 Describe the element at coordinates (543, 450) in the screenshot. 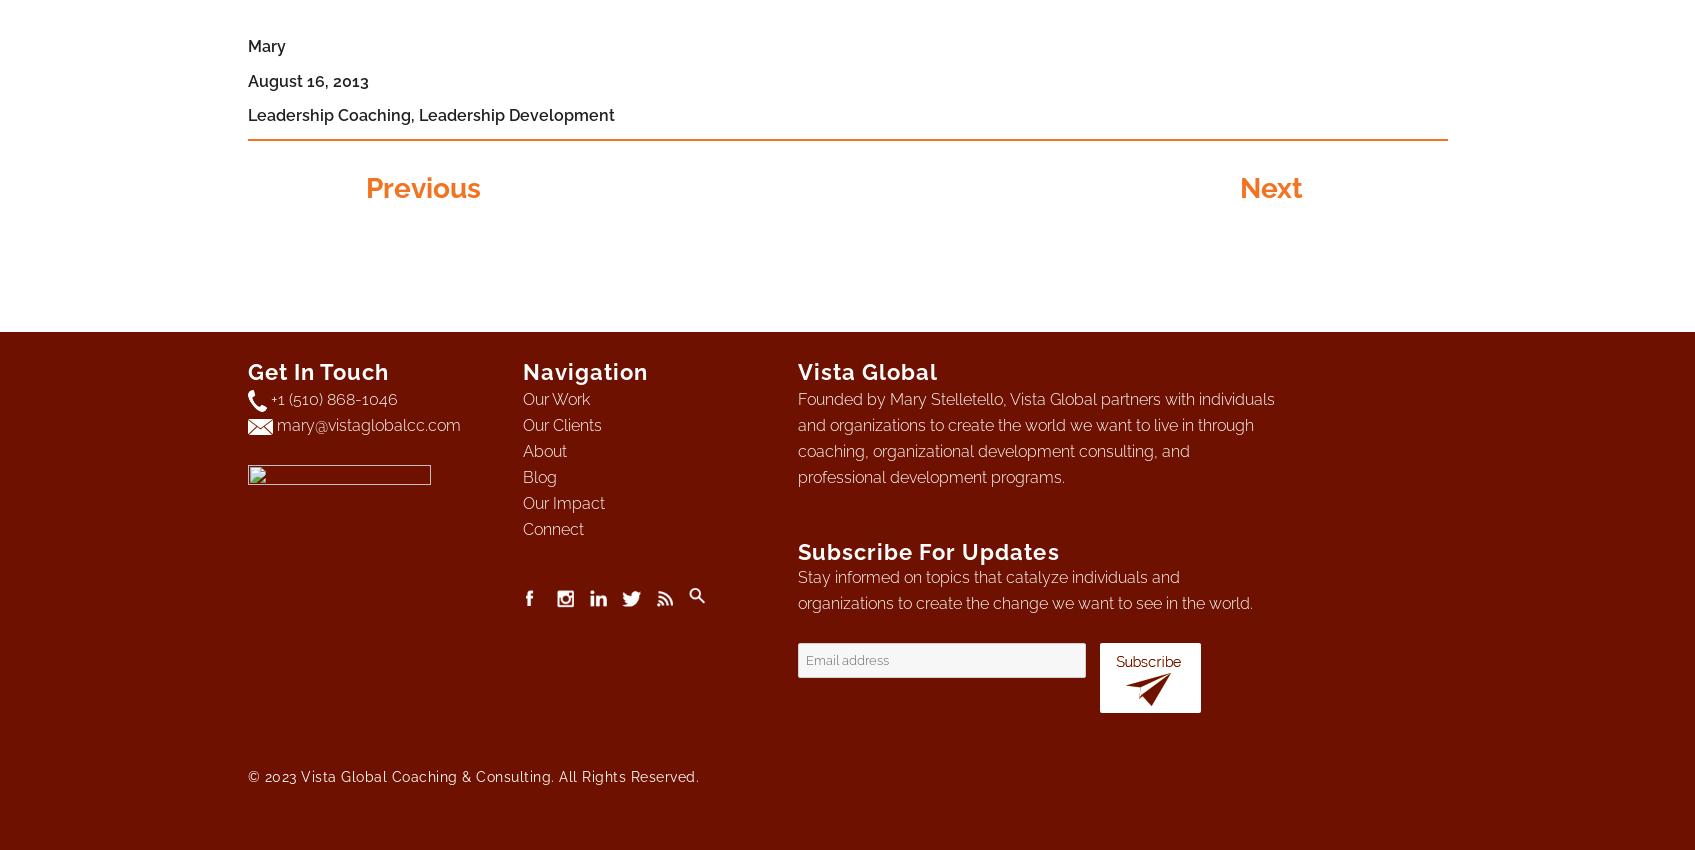

I see `'About'` at that location.